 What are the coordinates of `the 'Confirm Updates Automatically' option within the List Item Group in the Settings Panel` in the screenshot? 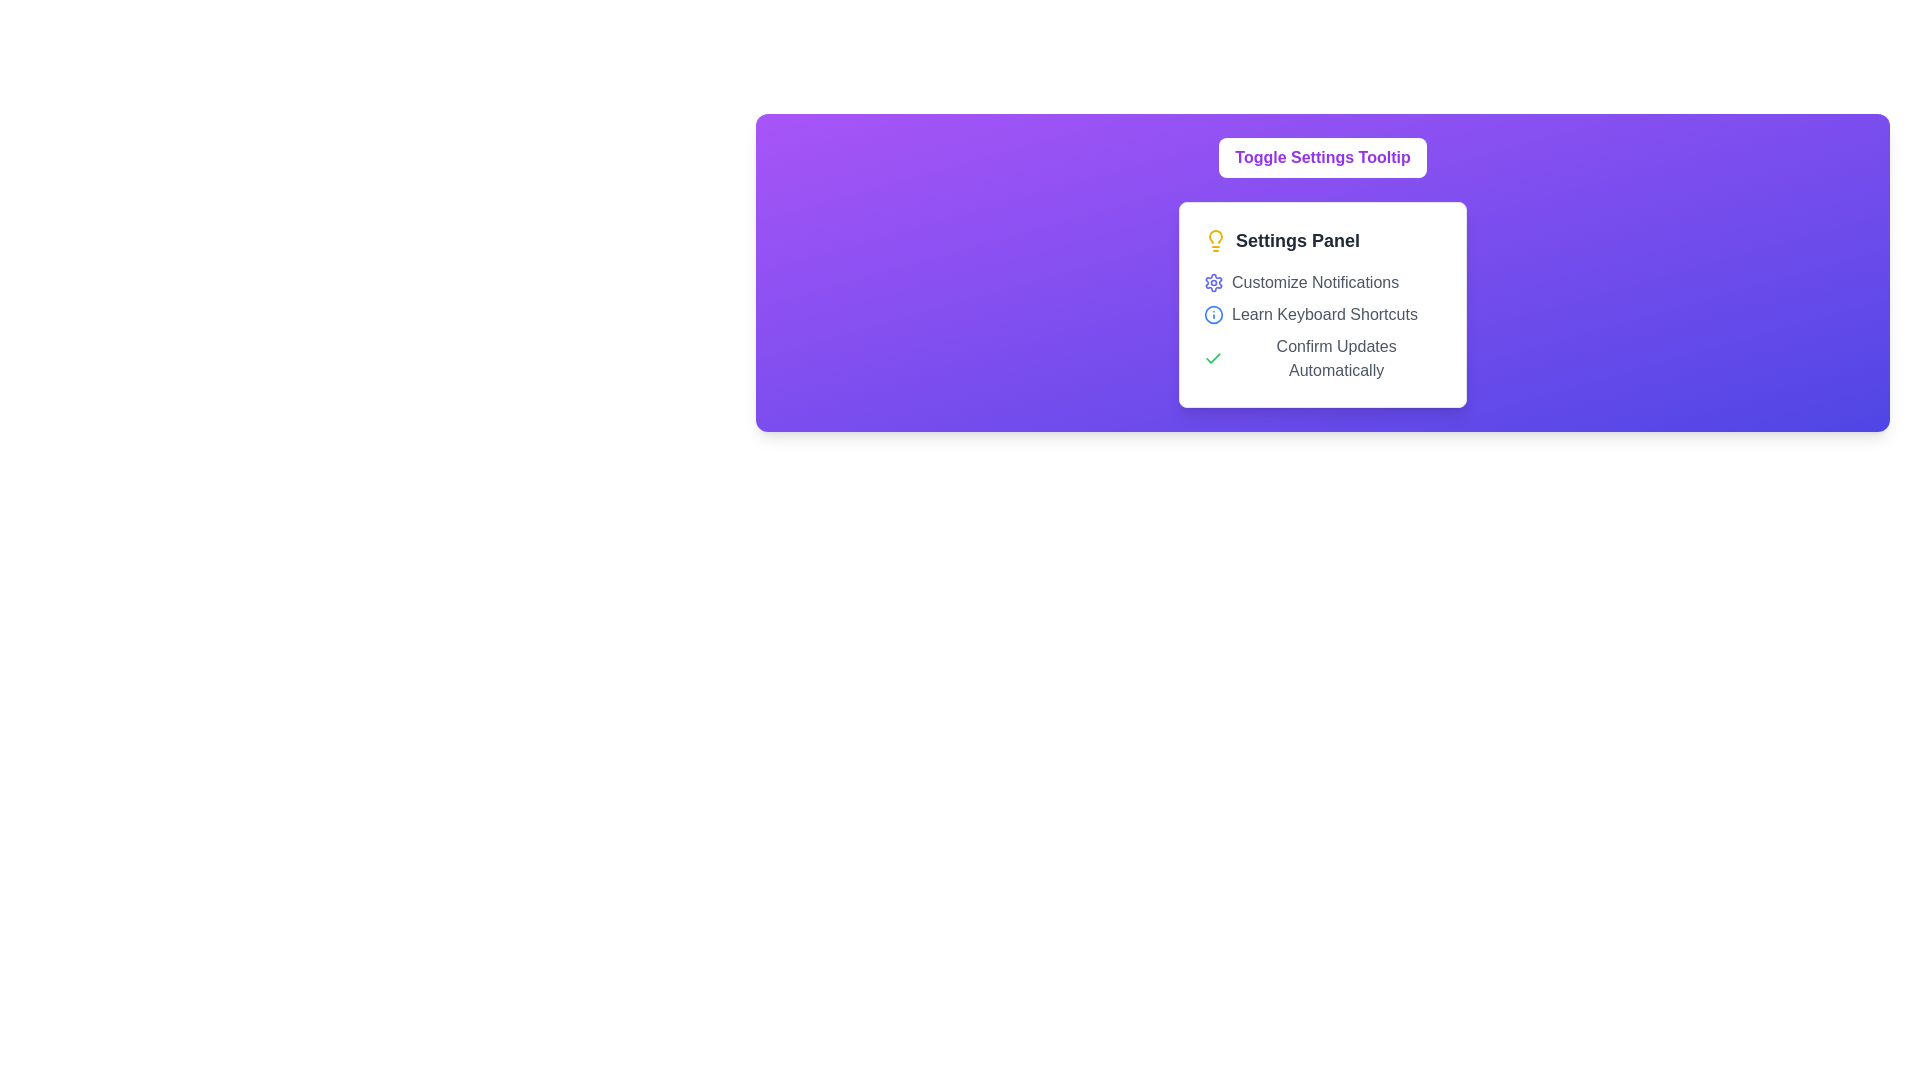 It's located at (1323, 326).